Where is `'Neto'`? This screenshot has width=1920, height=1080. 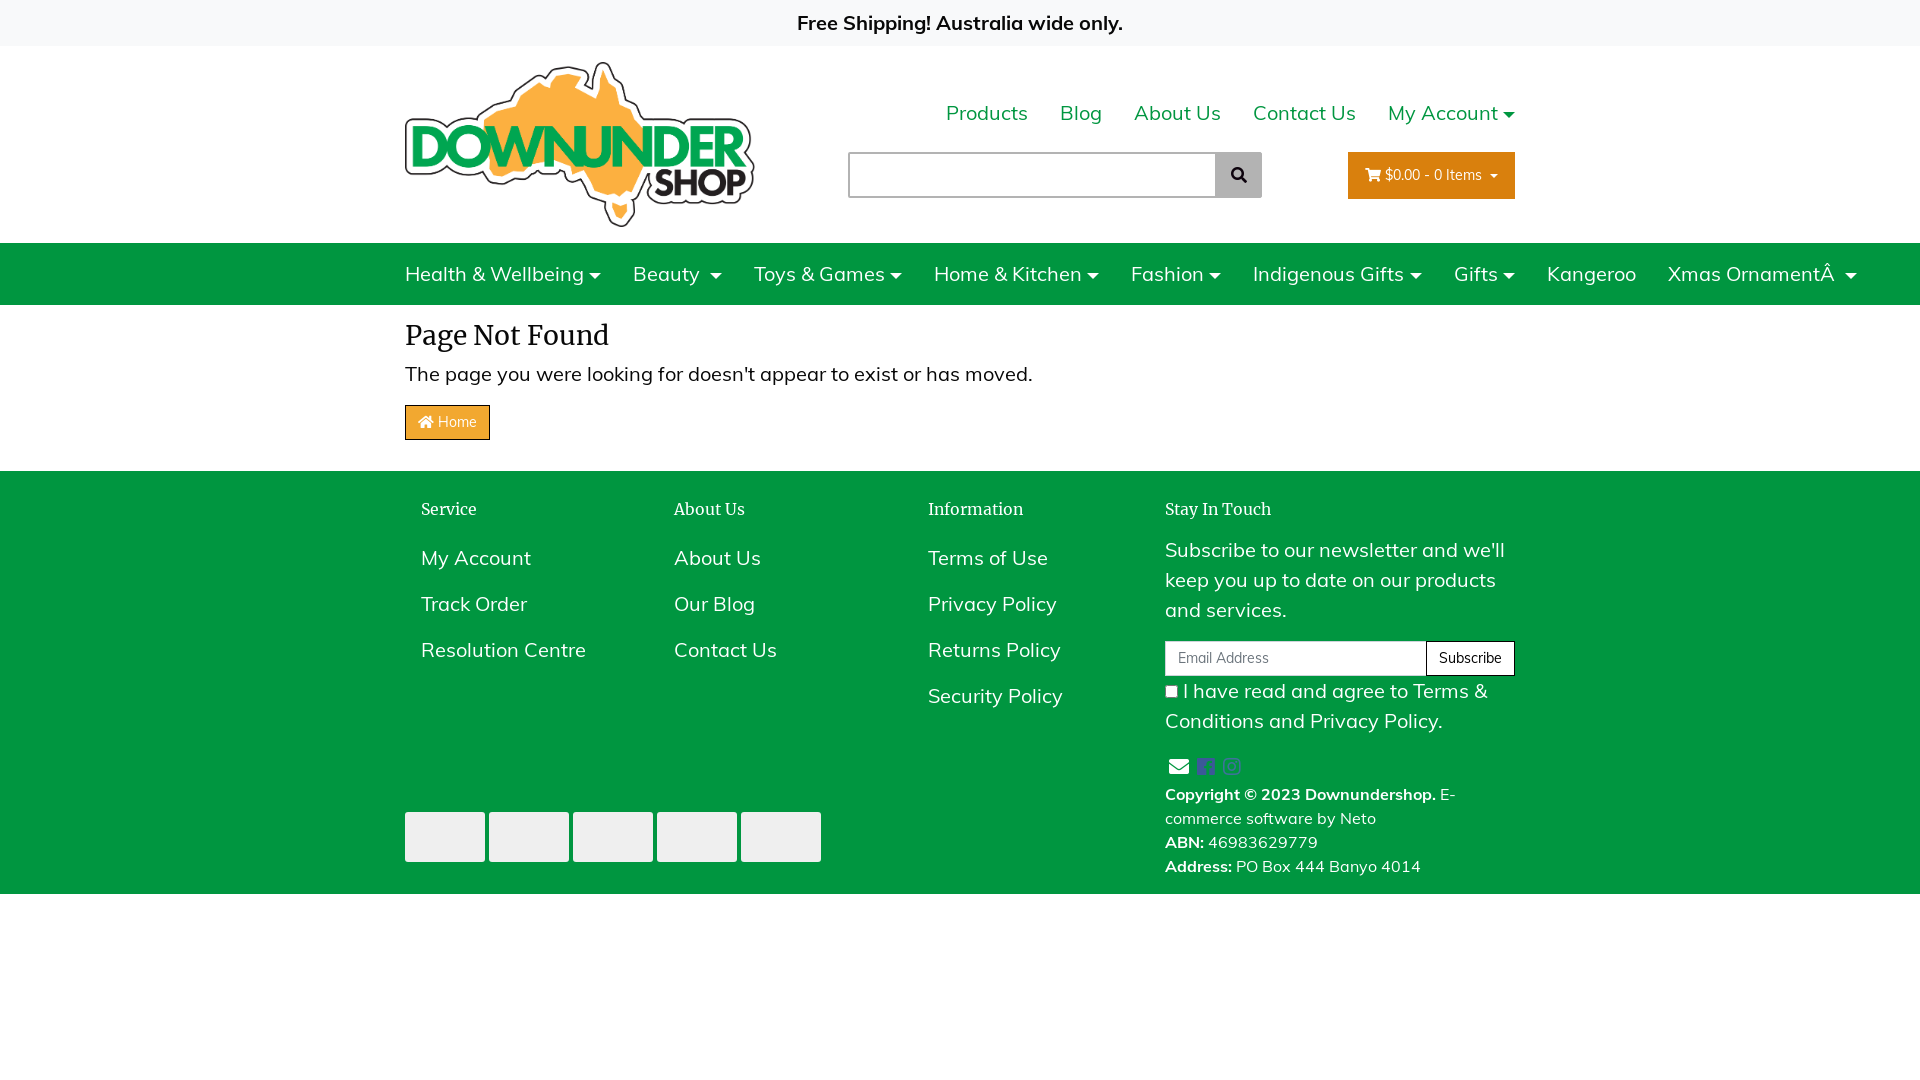 'Neto' is located at coordinates (1358, 817).